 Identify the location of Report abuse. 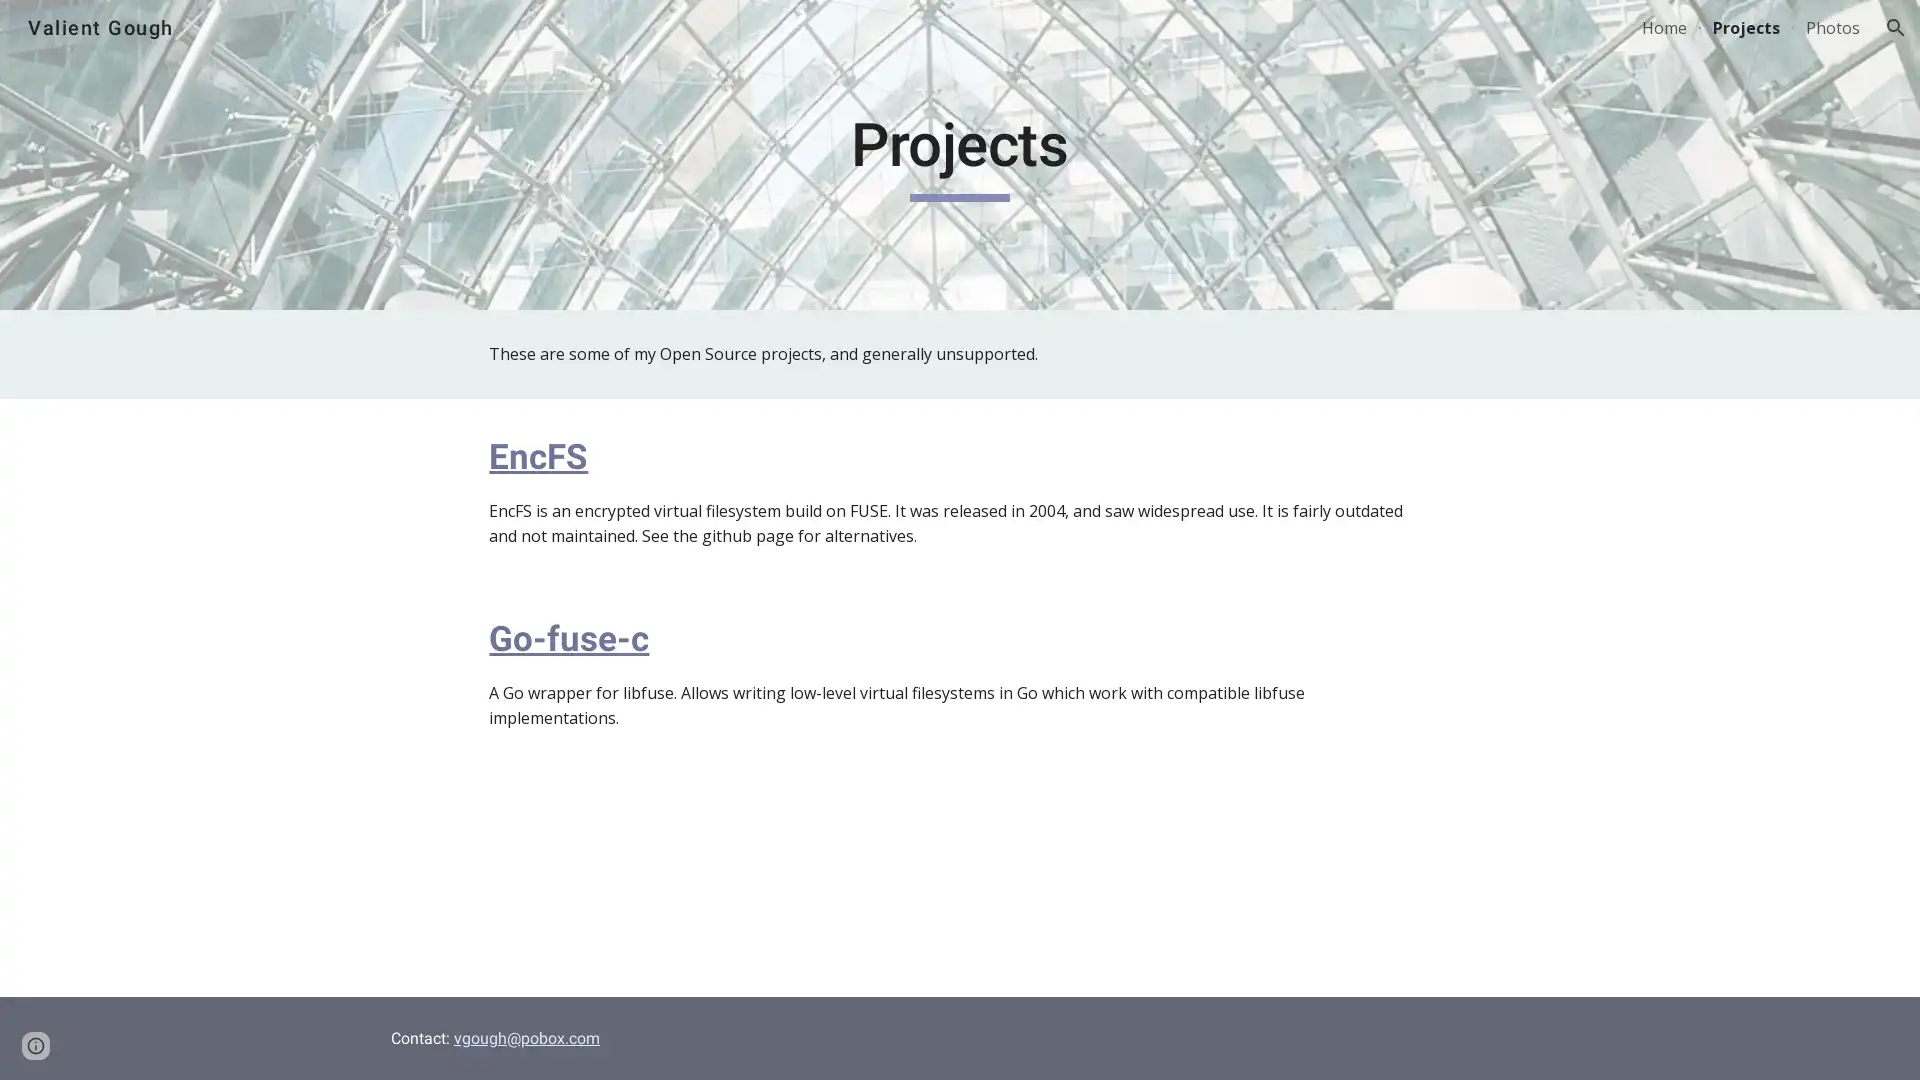
(240, 1044).